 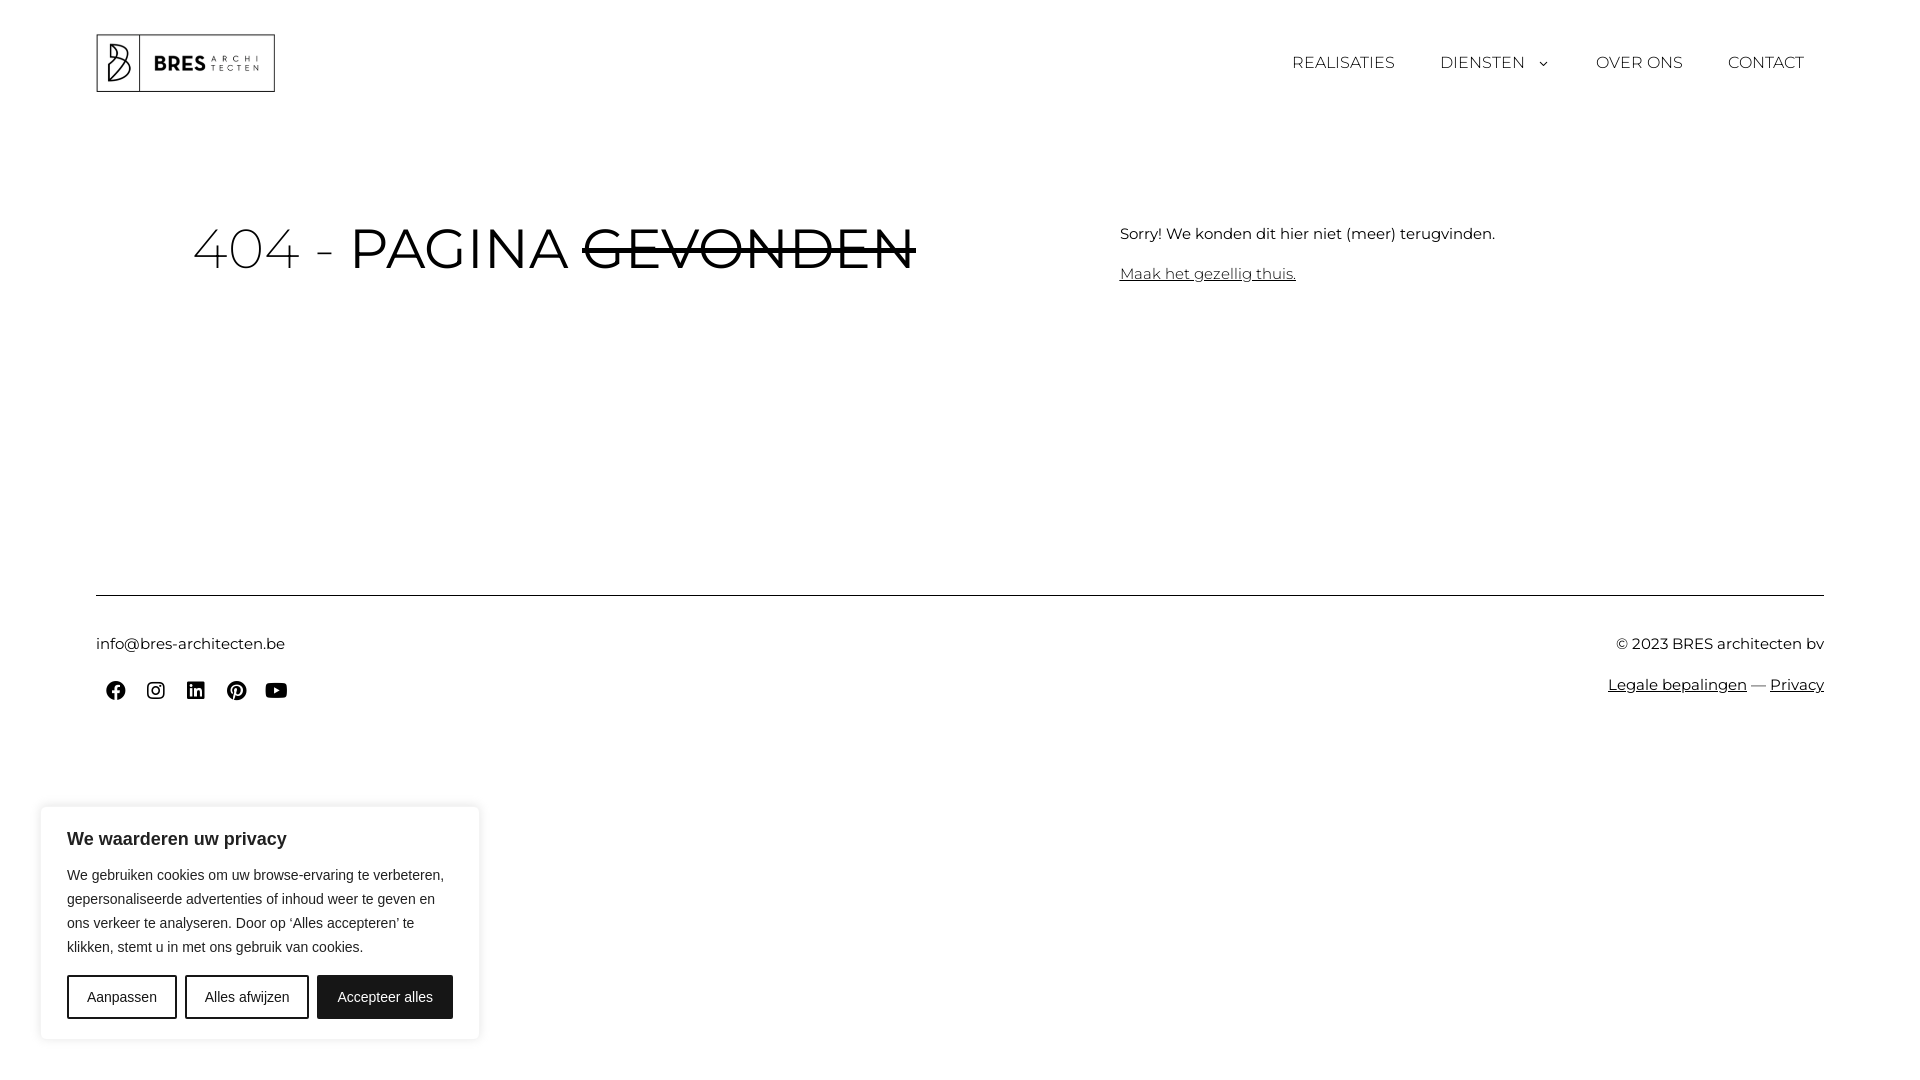 What do you see at coordinates (315, 996) in the screenshot?
I see `'Accepteer alles'` at bounding box center [315, 996].